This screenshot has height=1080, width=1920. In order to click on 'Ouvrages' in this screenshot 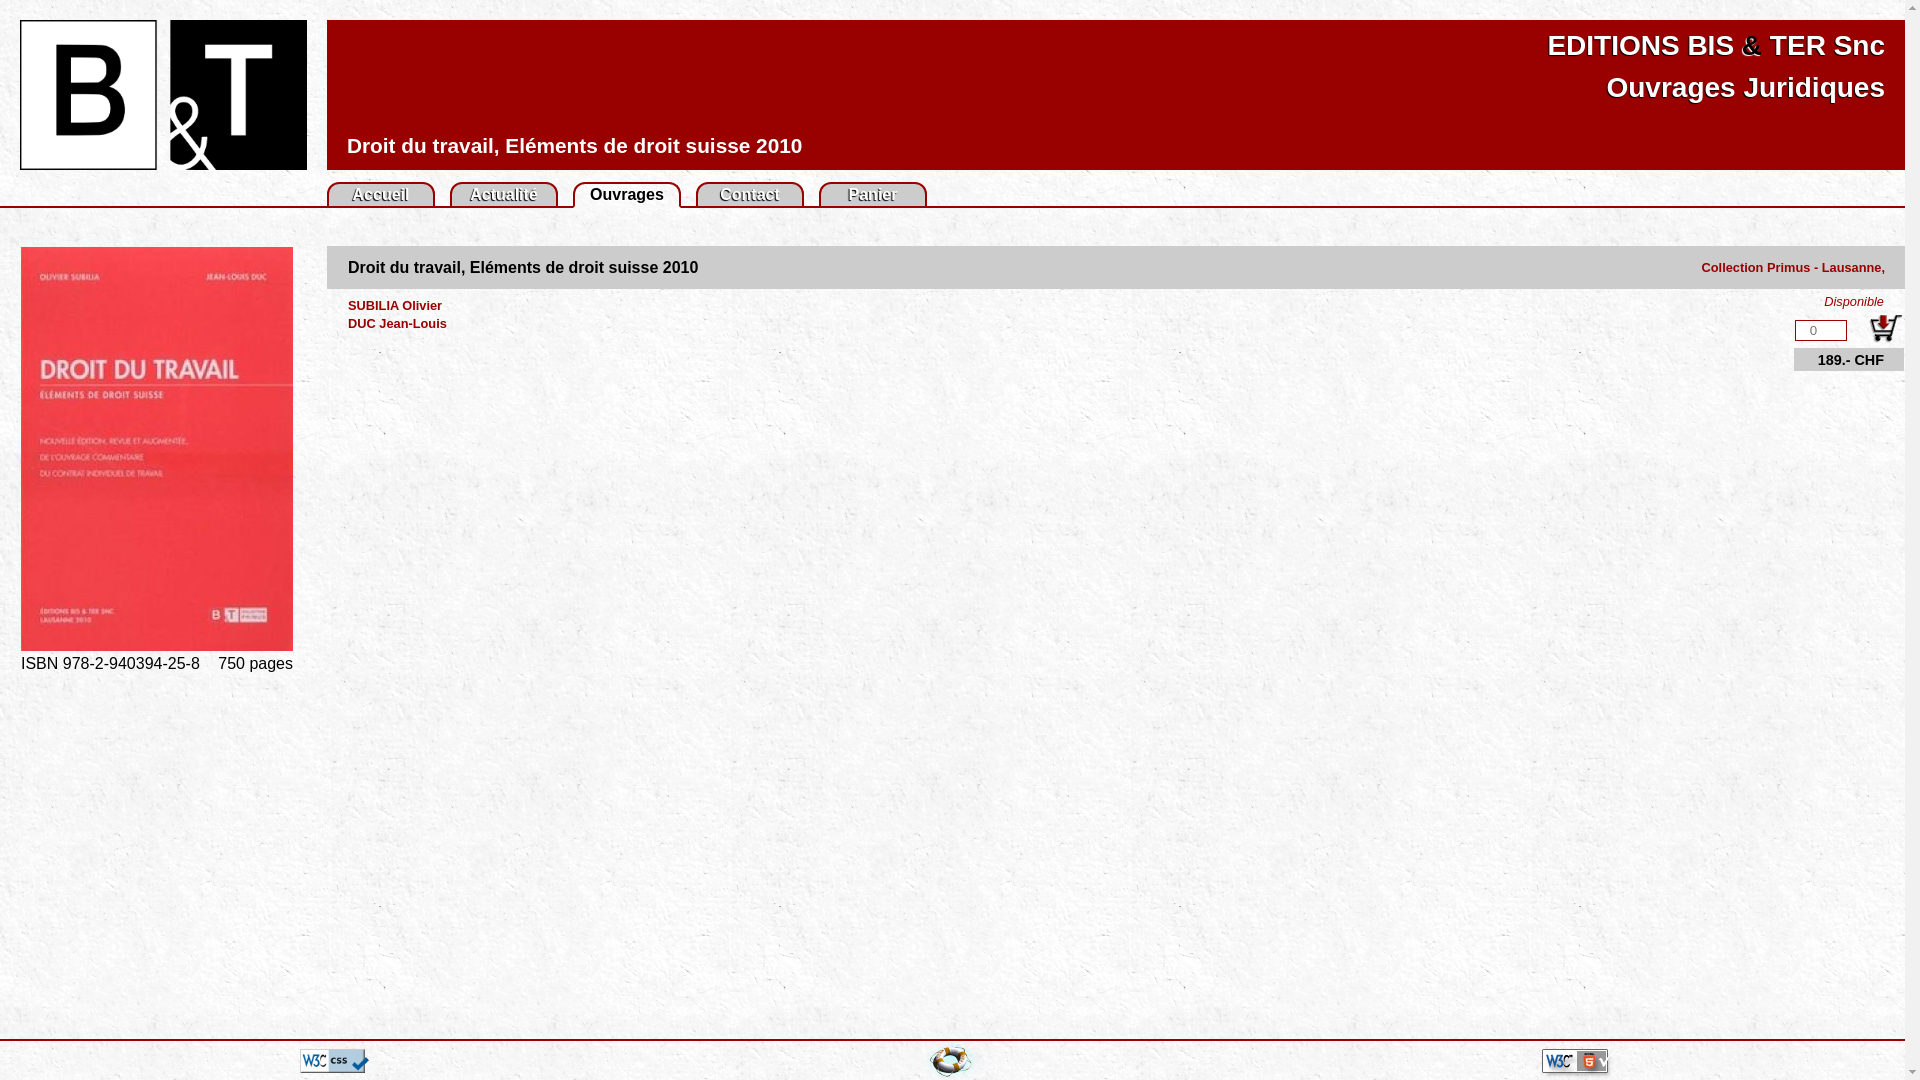, I will do `click(589, 194)`.